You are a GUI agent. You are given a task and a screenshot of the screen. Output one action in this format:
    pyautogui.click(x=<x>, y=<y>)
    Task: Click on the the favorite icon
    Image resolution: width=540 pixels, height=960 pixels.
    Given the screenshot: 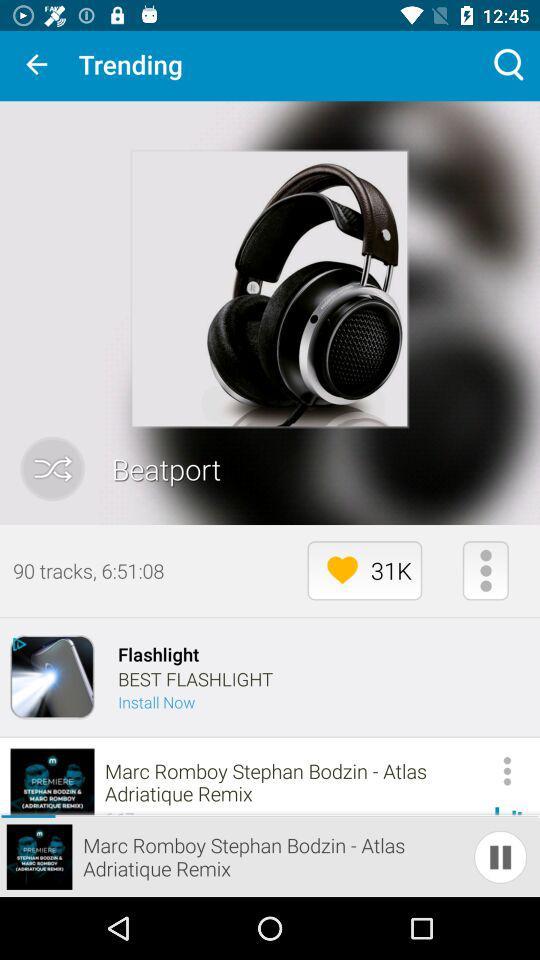 What is the action you would take?
    pyautogui.click(x=341, y=570)
    